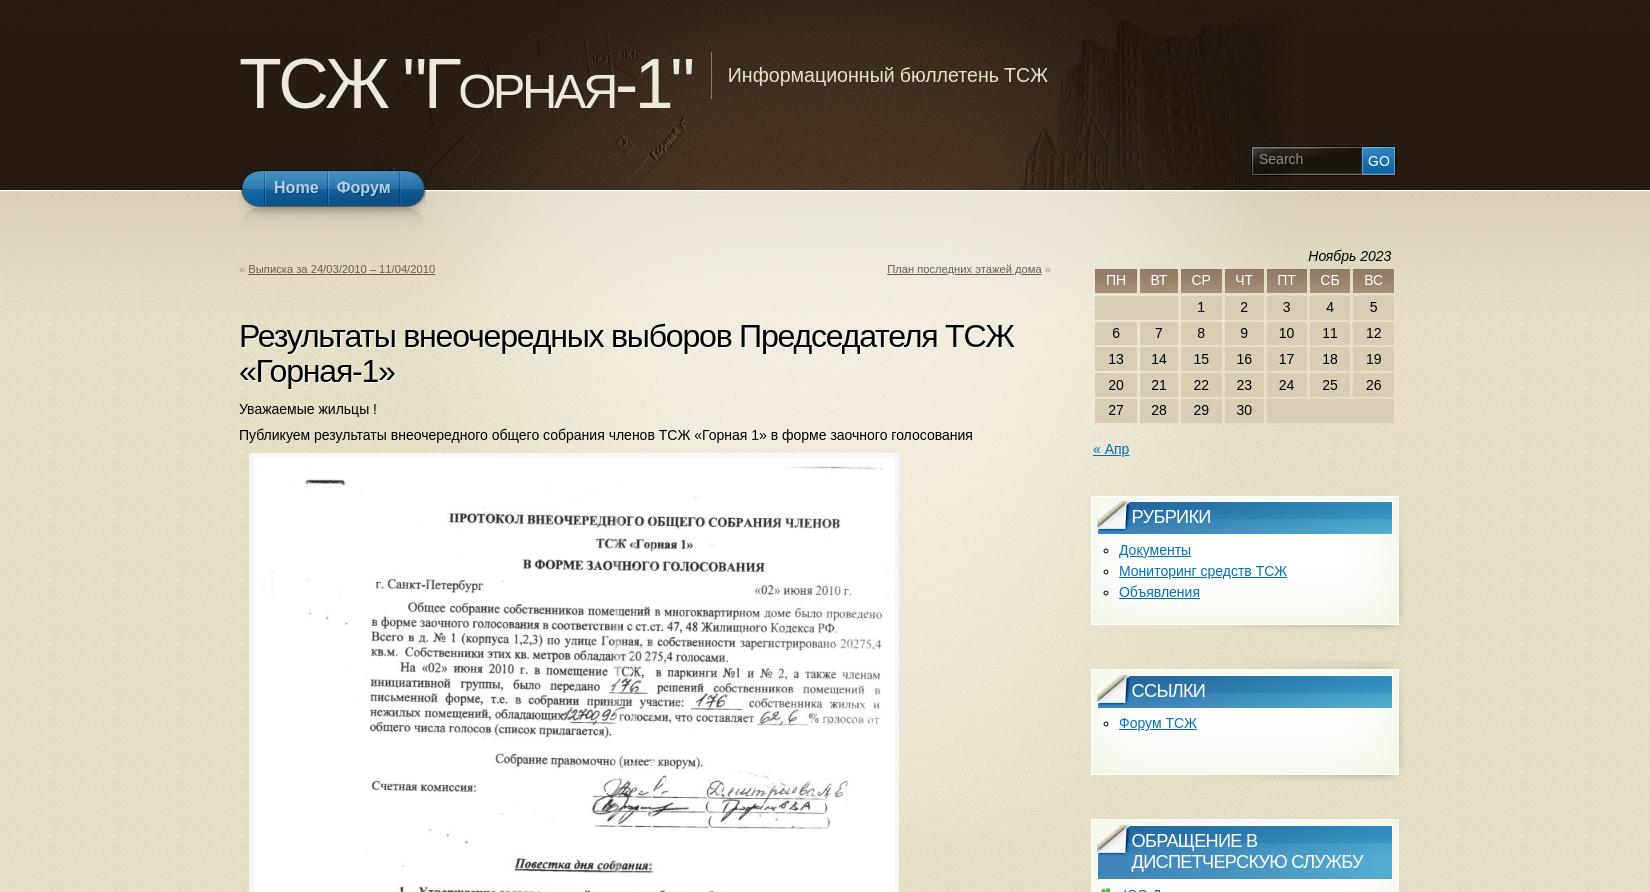  Describe the element at coordinates (1115, 356) in the screenshot. I see `'13'` at that location.